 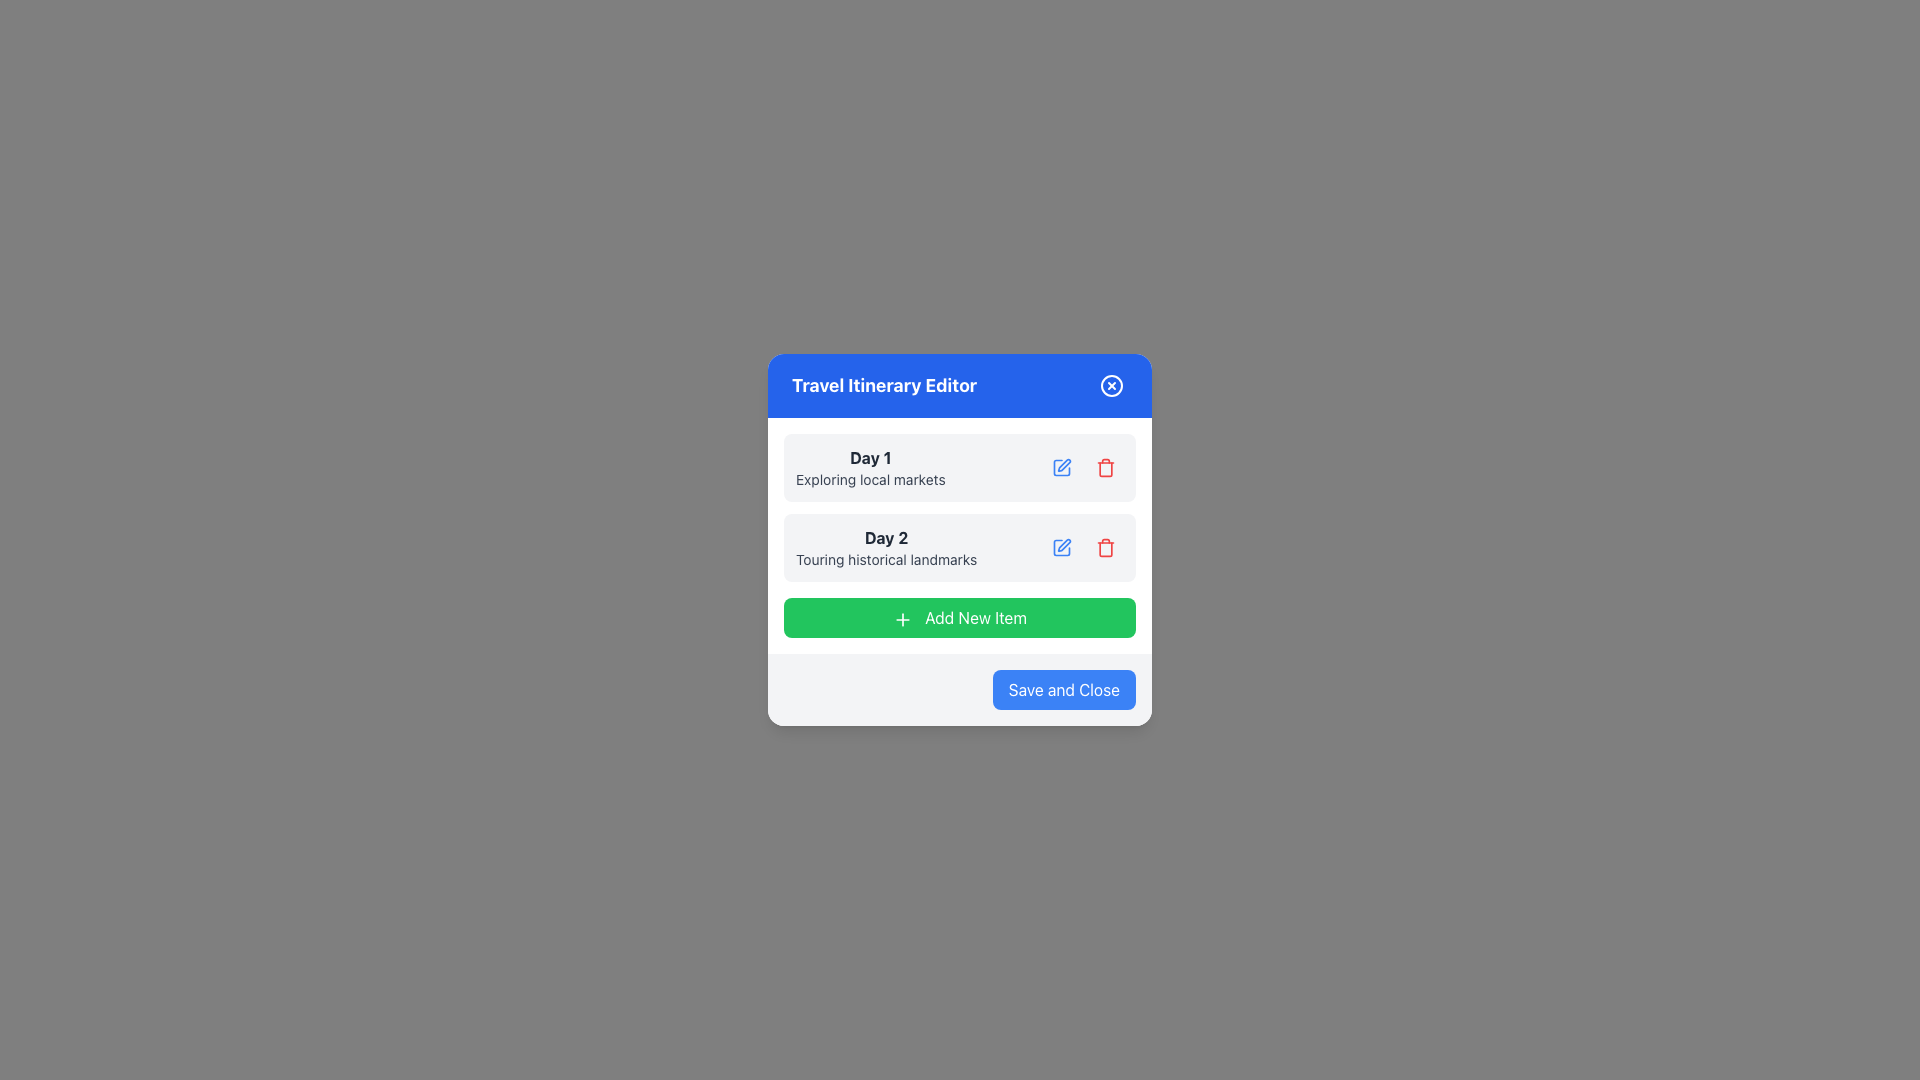 What do you see at coordinates (870, 467) in the screenshot?
I see `text content of the first label in the itinerary tasks list, which displays 'Day 1' in bold dark gray followed by 'Exploring local markets' in smaller light gray` at bounding box center [870, 467].